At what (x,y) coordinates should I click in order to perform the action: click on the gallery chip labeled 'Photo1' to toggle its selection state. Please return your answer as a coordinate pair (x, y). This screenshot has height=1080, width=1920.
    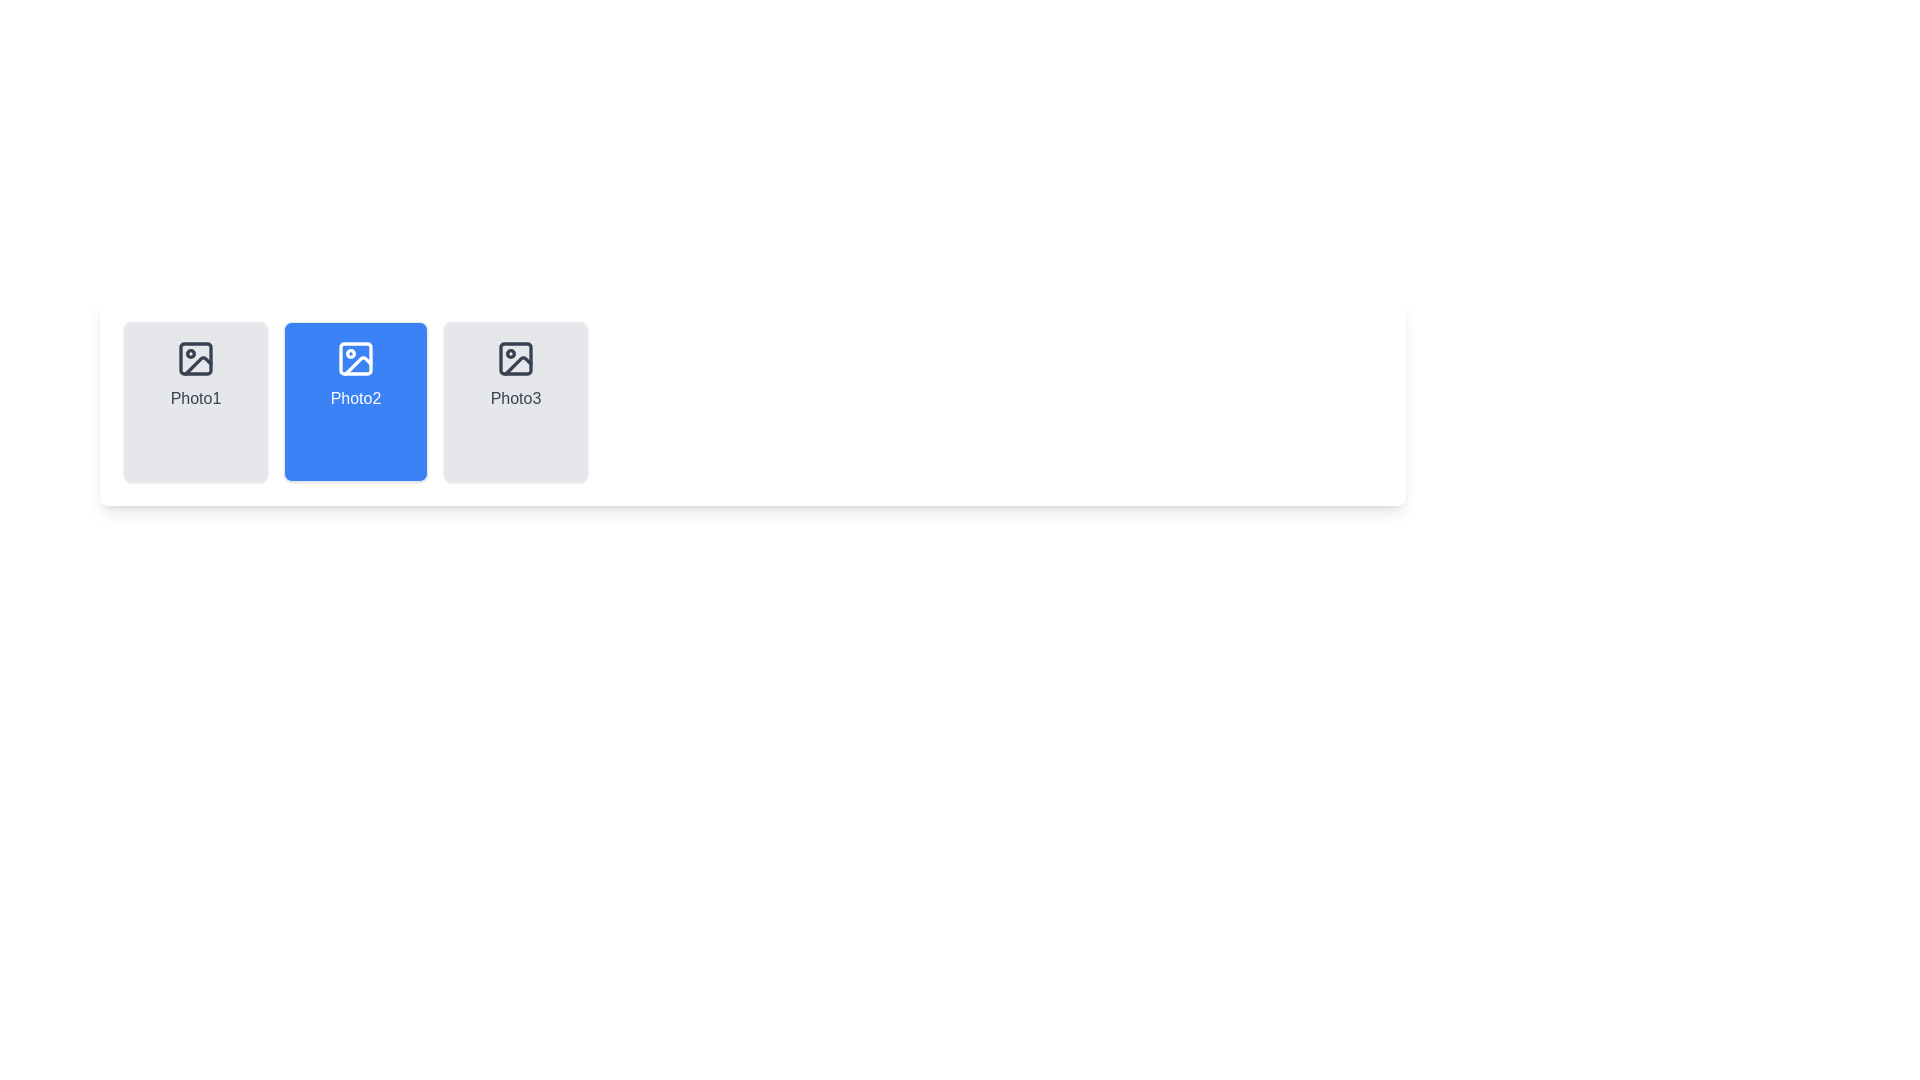
    Looking at the image, I should click on (196, 401).